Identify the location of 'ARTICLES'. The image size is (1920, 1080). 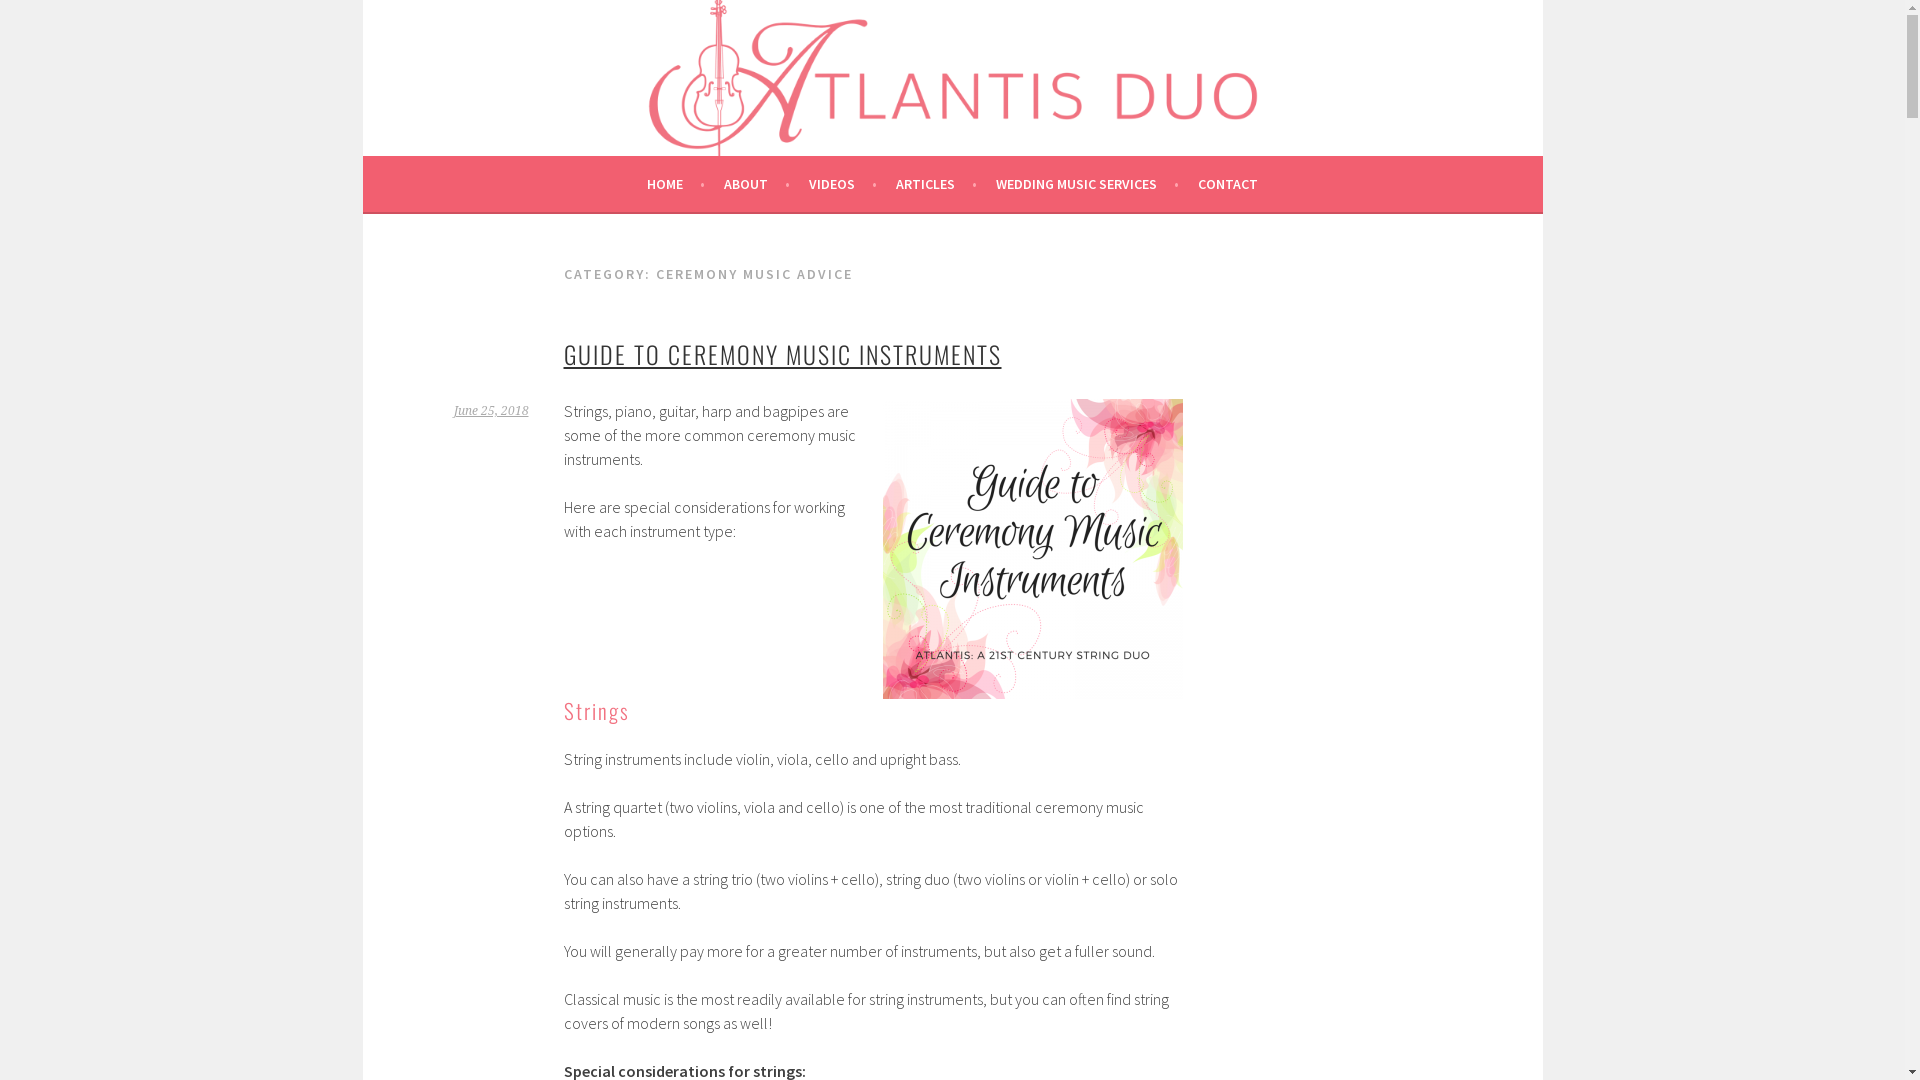
(935, 184).